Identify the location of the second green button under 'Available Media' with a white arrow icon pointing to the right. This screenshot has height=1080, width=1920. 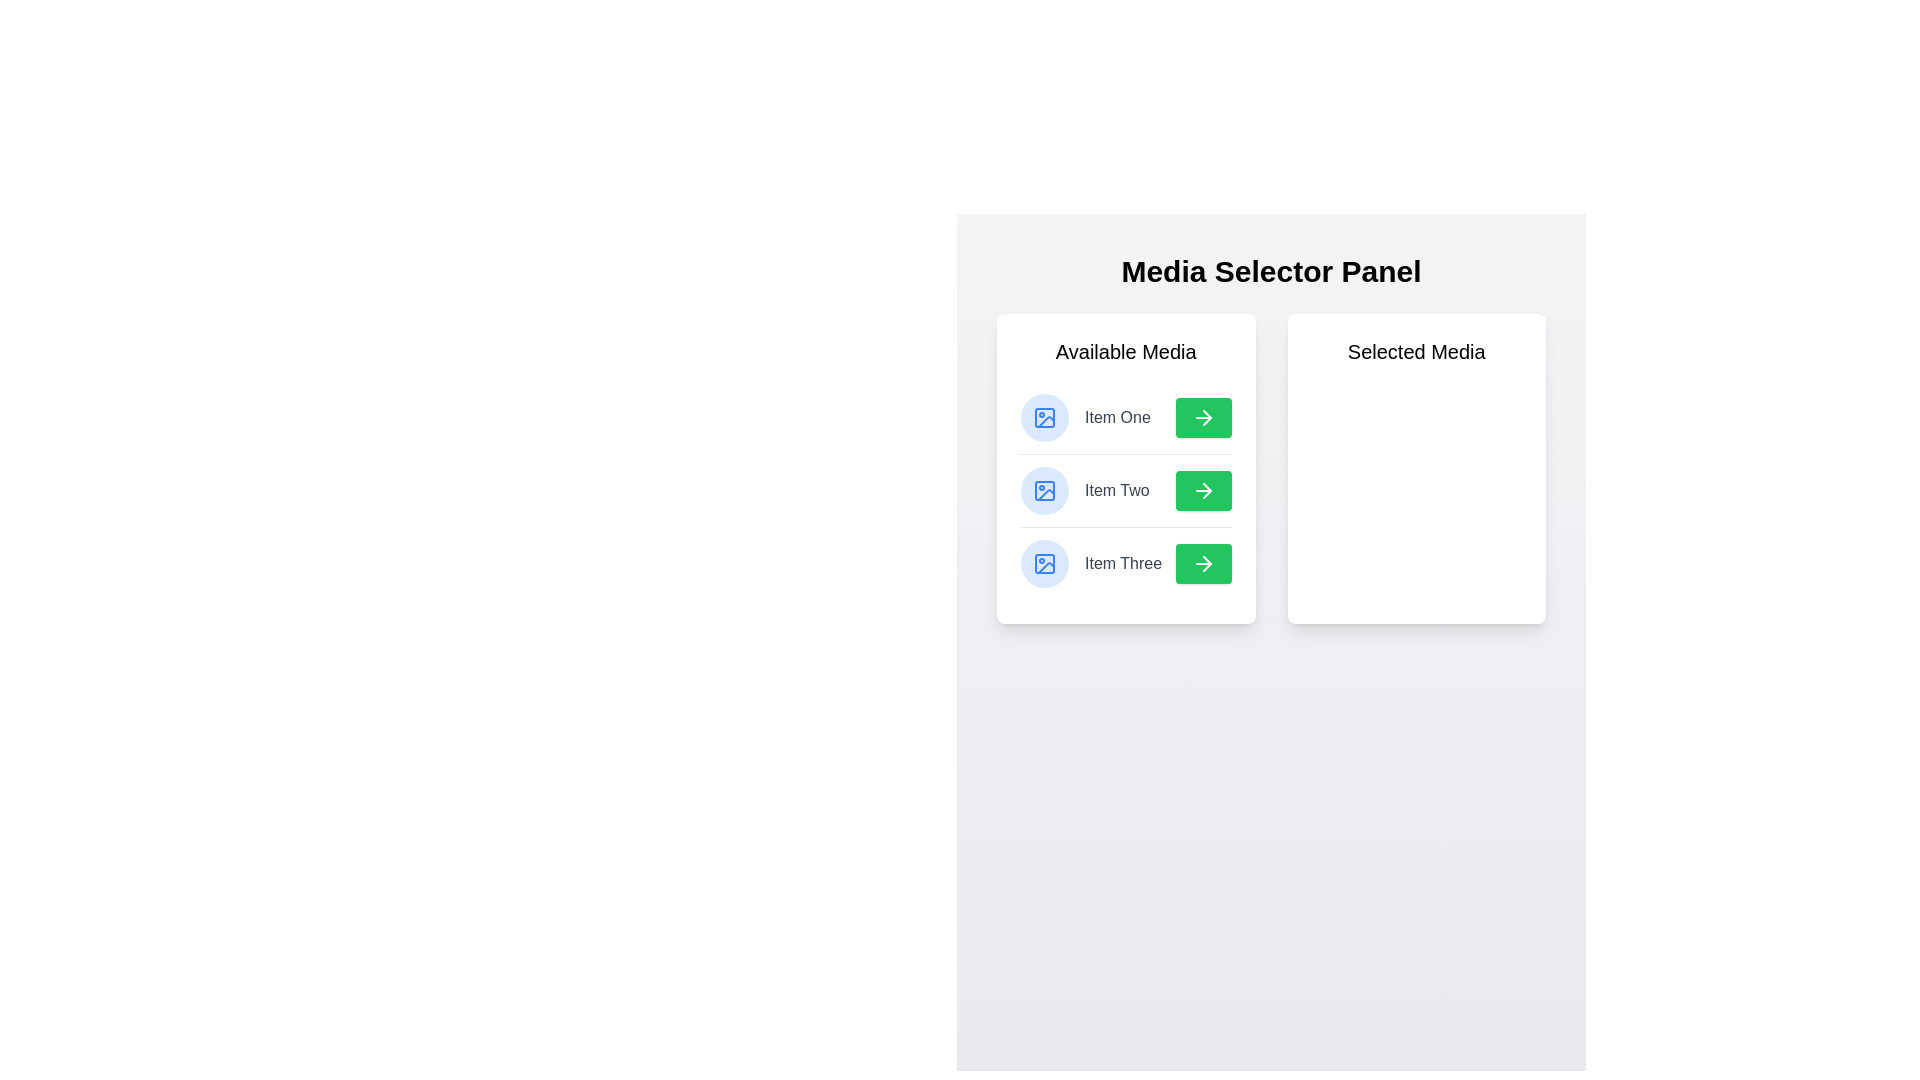
(1202, 490).